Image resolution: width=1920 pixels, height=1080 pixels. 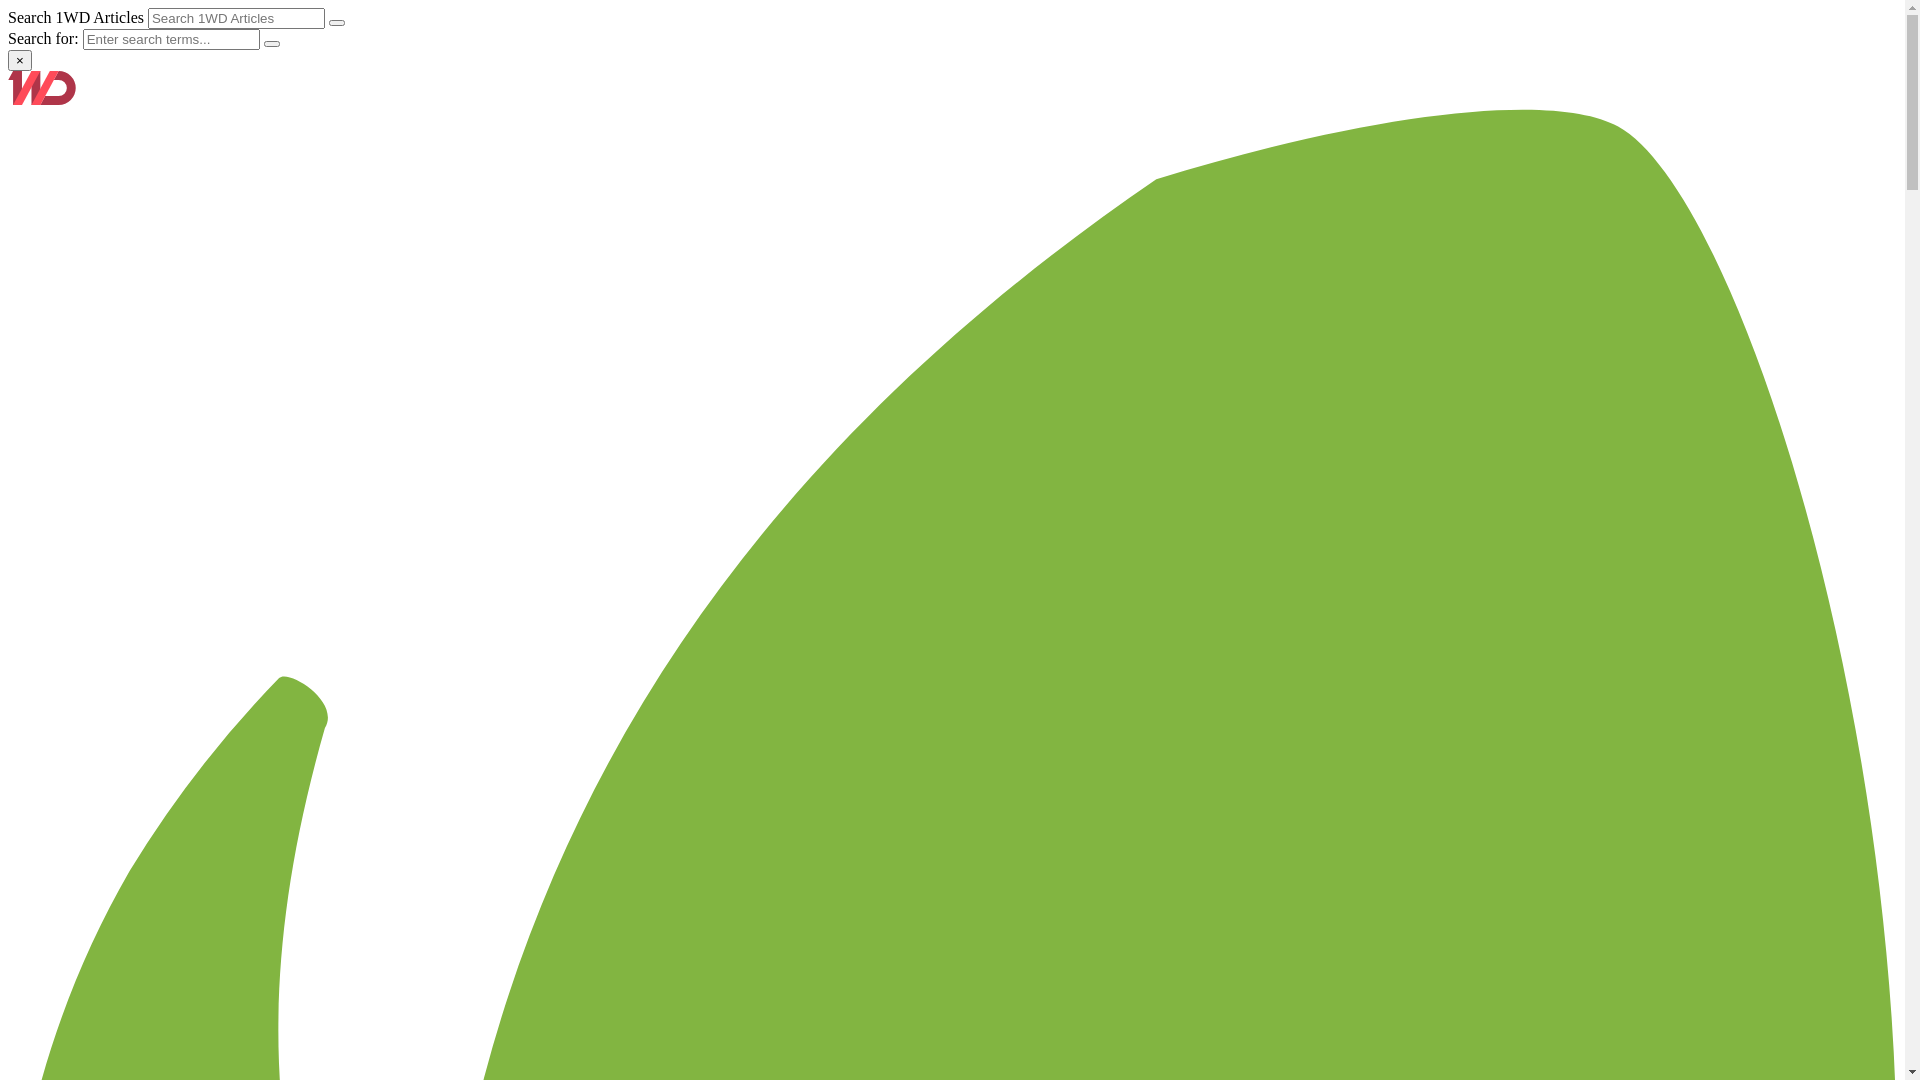 I want to click on '1stWebDesigner', so click(x=8, y=99).